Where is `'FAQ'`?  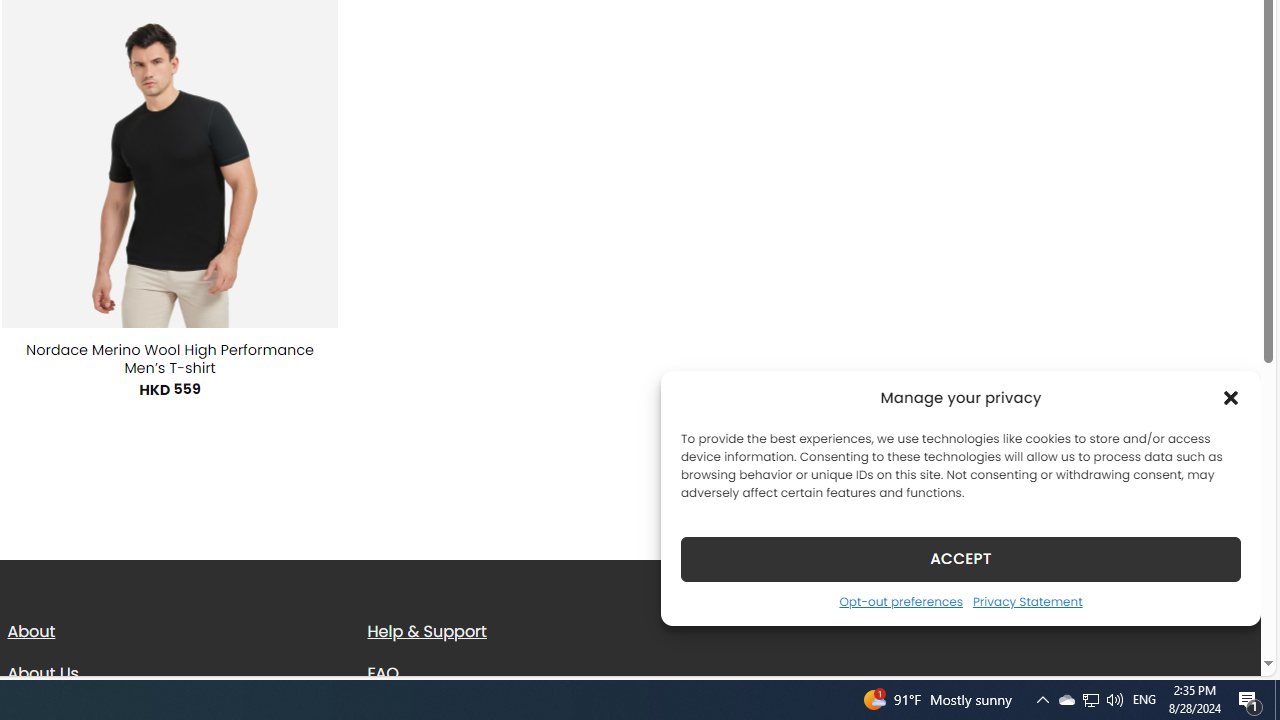 'FAQ' is located at coordinates (383, 672).